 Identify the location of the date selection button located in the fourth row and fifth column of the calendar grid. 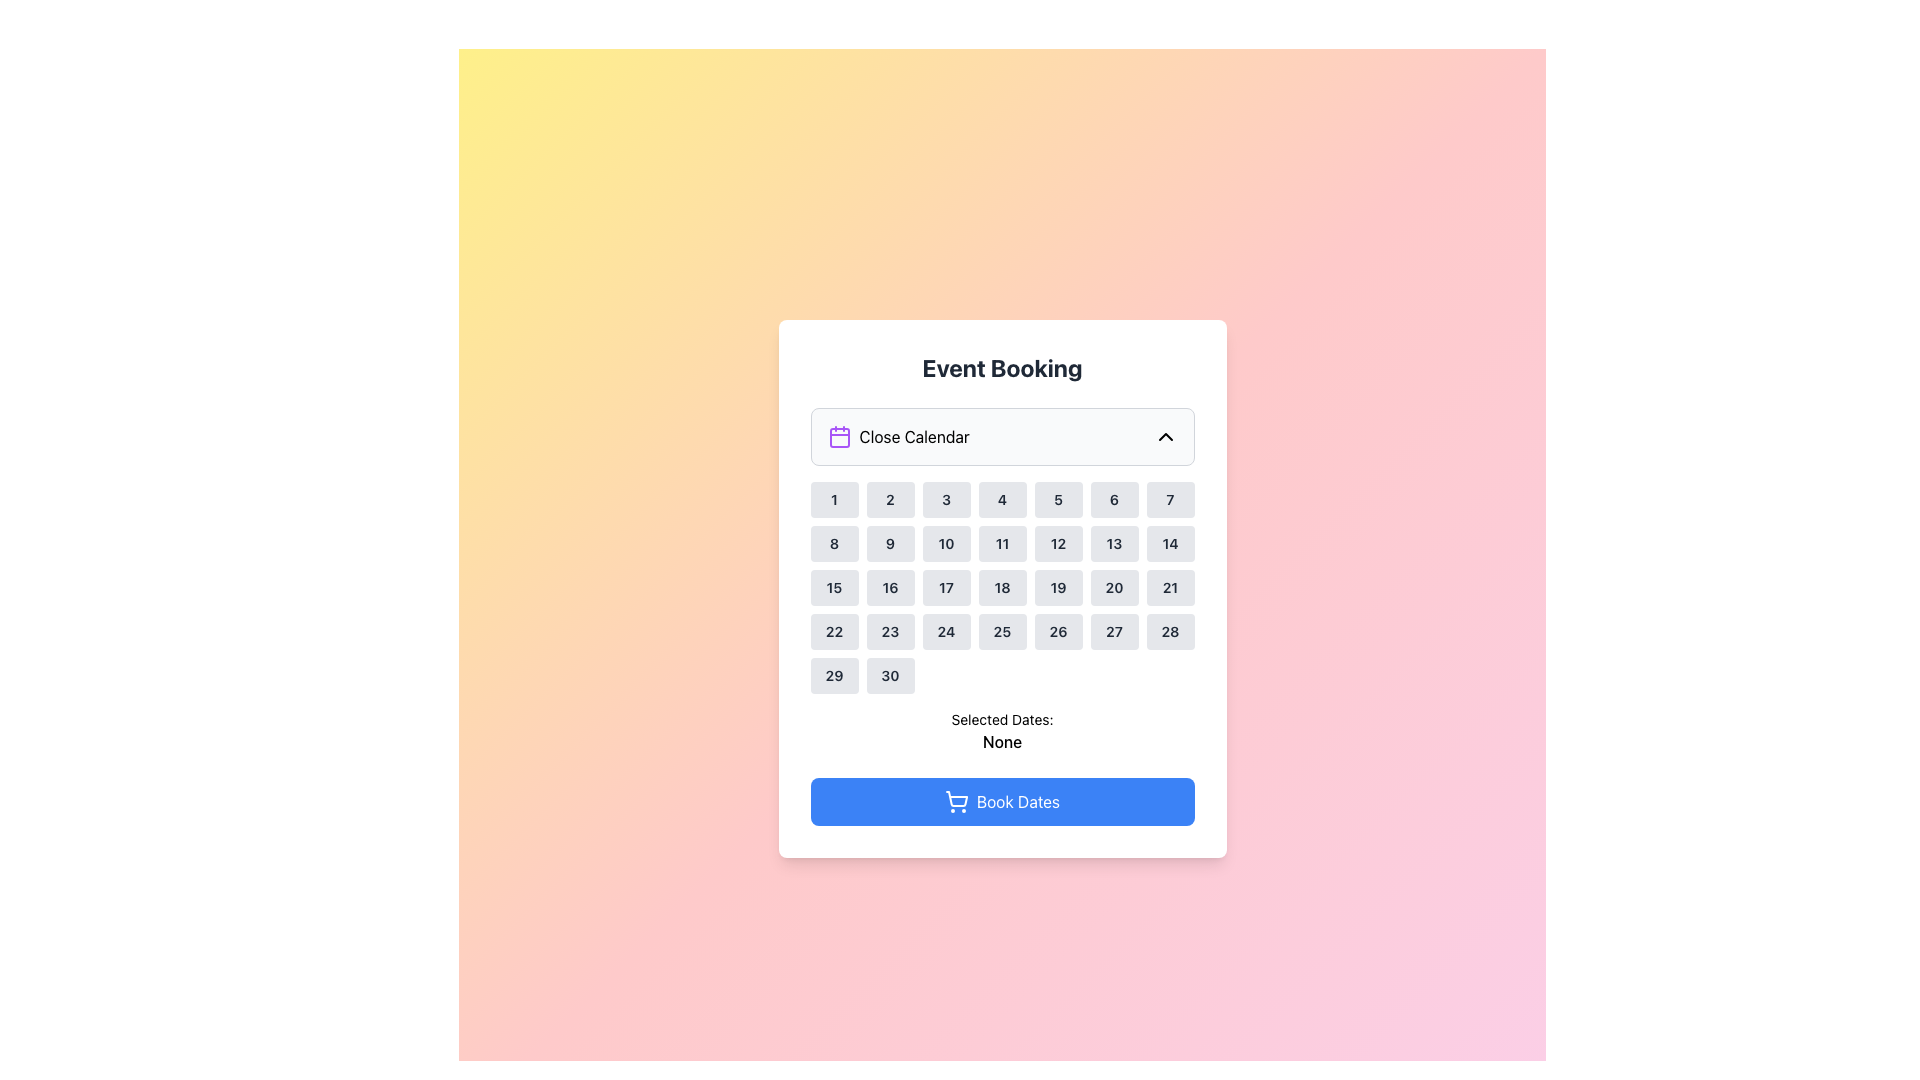
(1057, 632).